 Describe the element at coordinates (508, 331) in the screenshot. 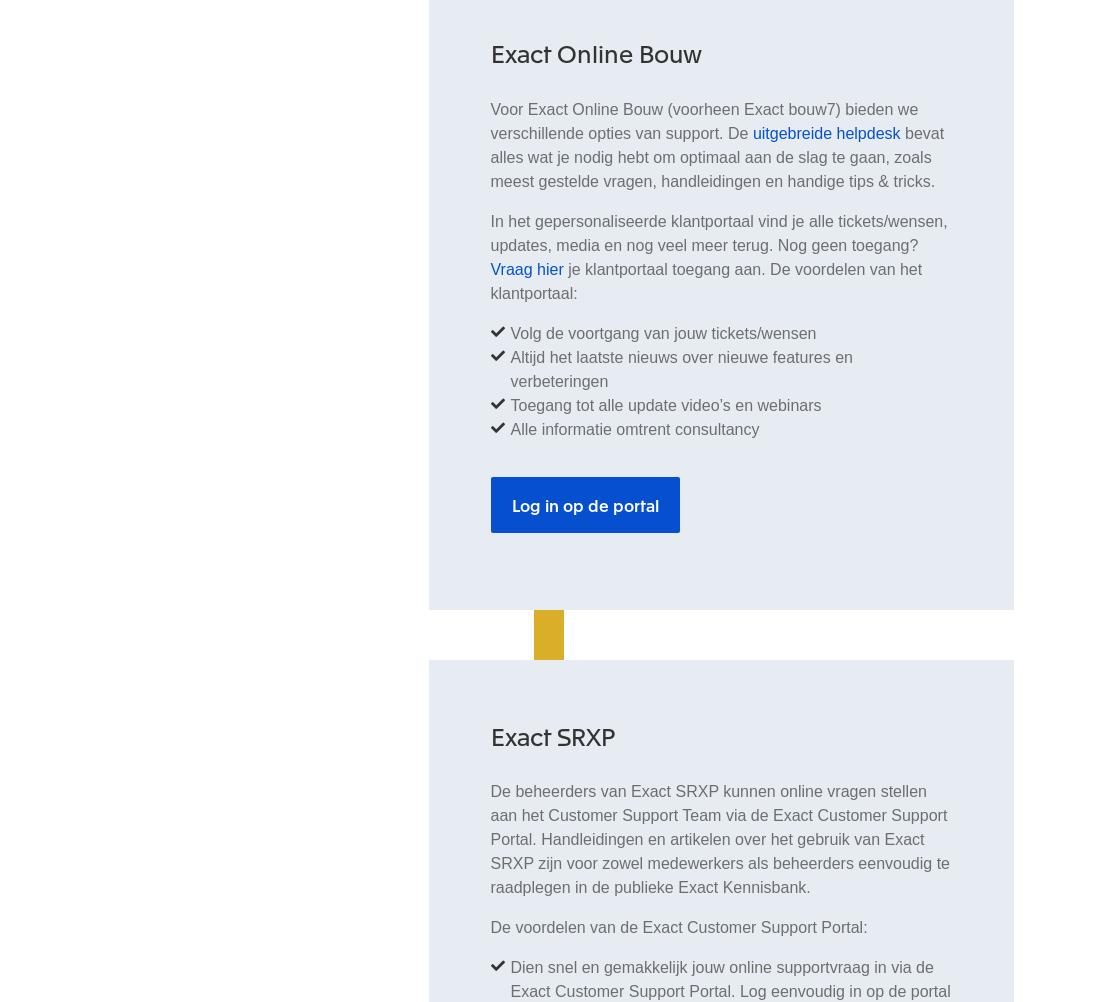

I see `'Volg de voortgang van jouw tickets/wensen'` at that location.